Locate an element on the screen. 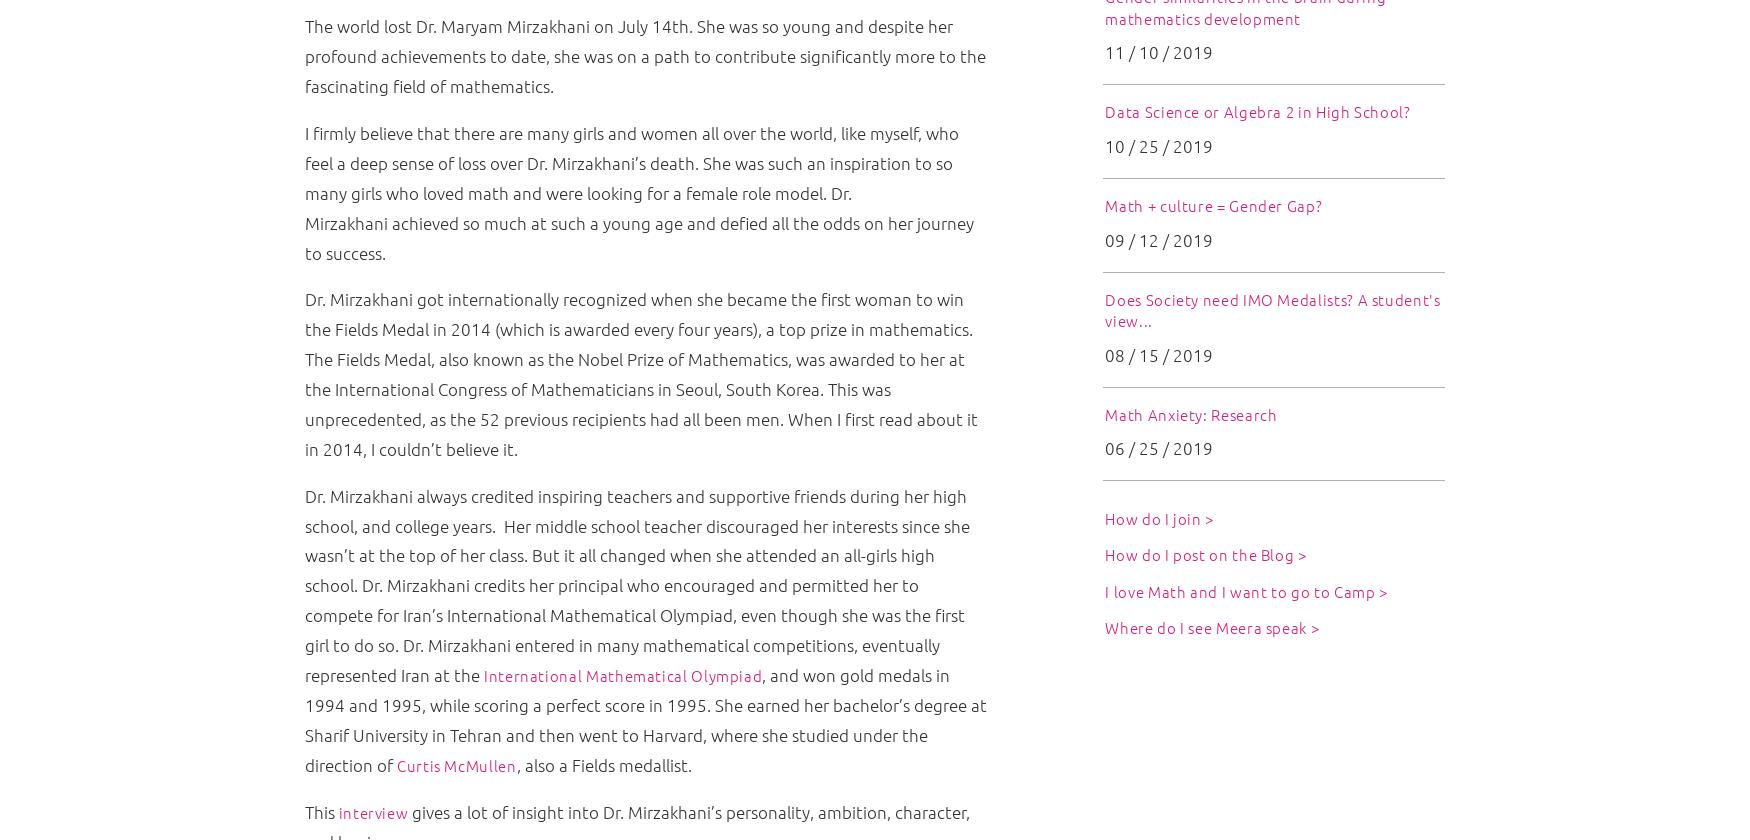 The height and width of the screenshot is (840, 1750). ', also a Fields medallist.' is located at coordinates (603, 764).